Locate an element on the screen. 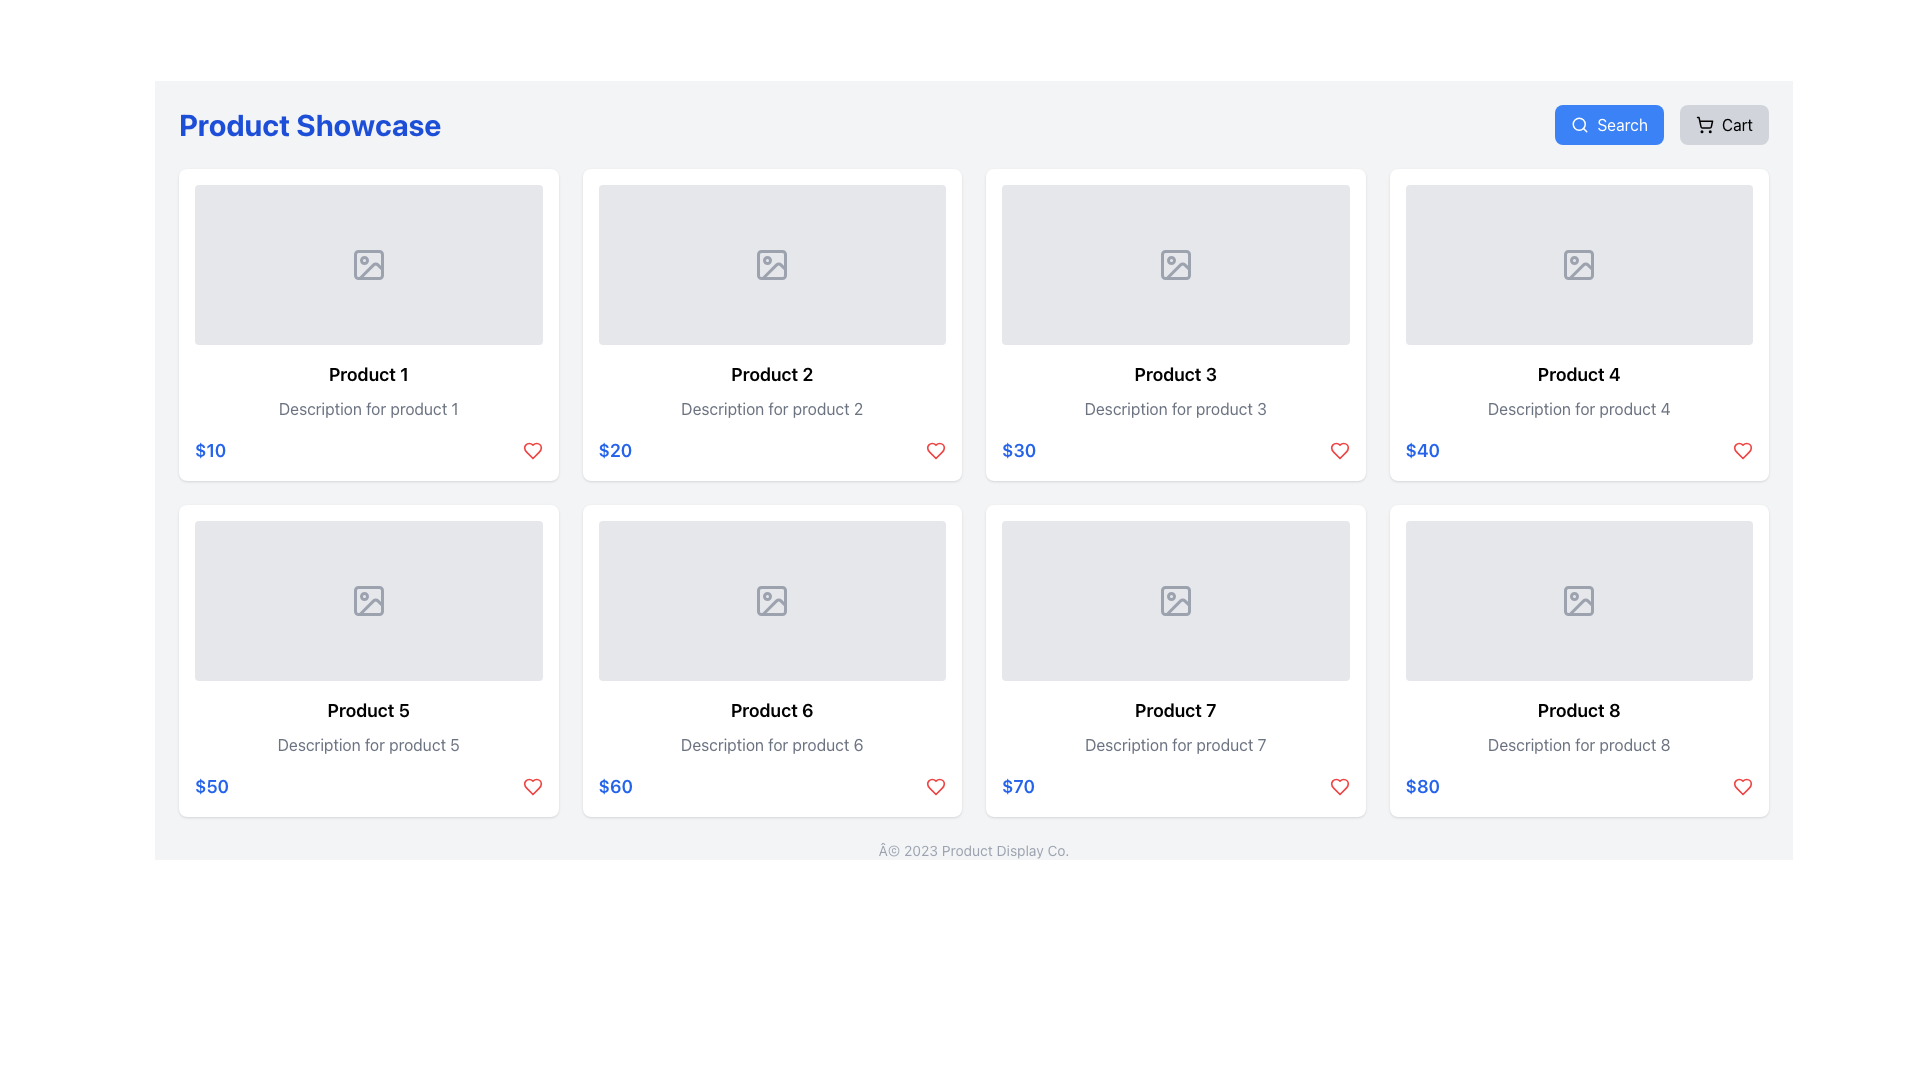 The width and height of the screenshot is (1920, 1080). the shopping cart icon within the 'Cart' button located in the top-right corner of the interface is located at coordinates (1703, 124).